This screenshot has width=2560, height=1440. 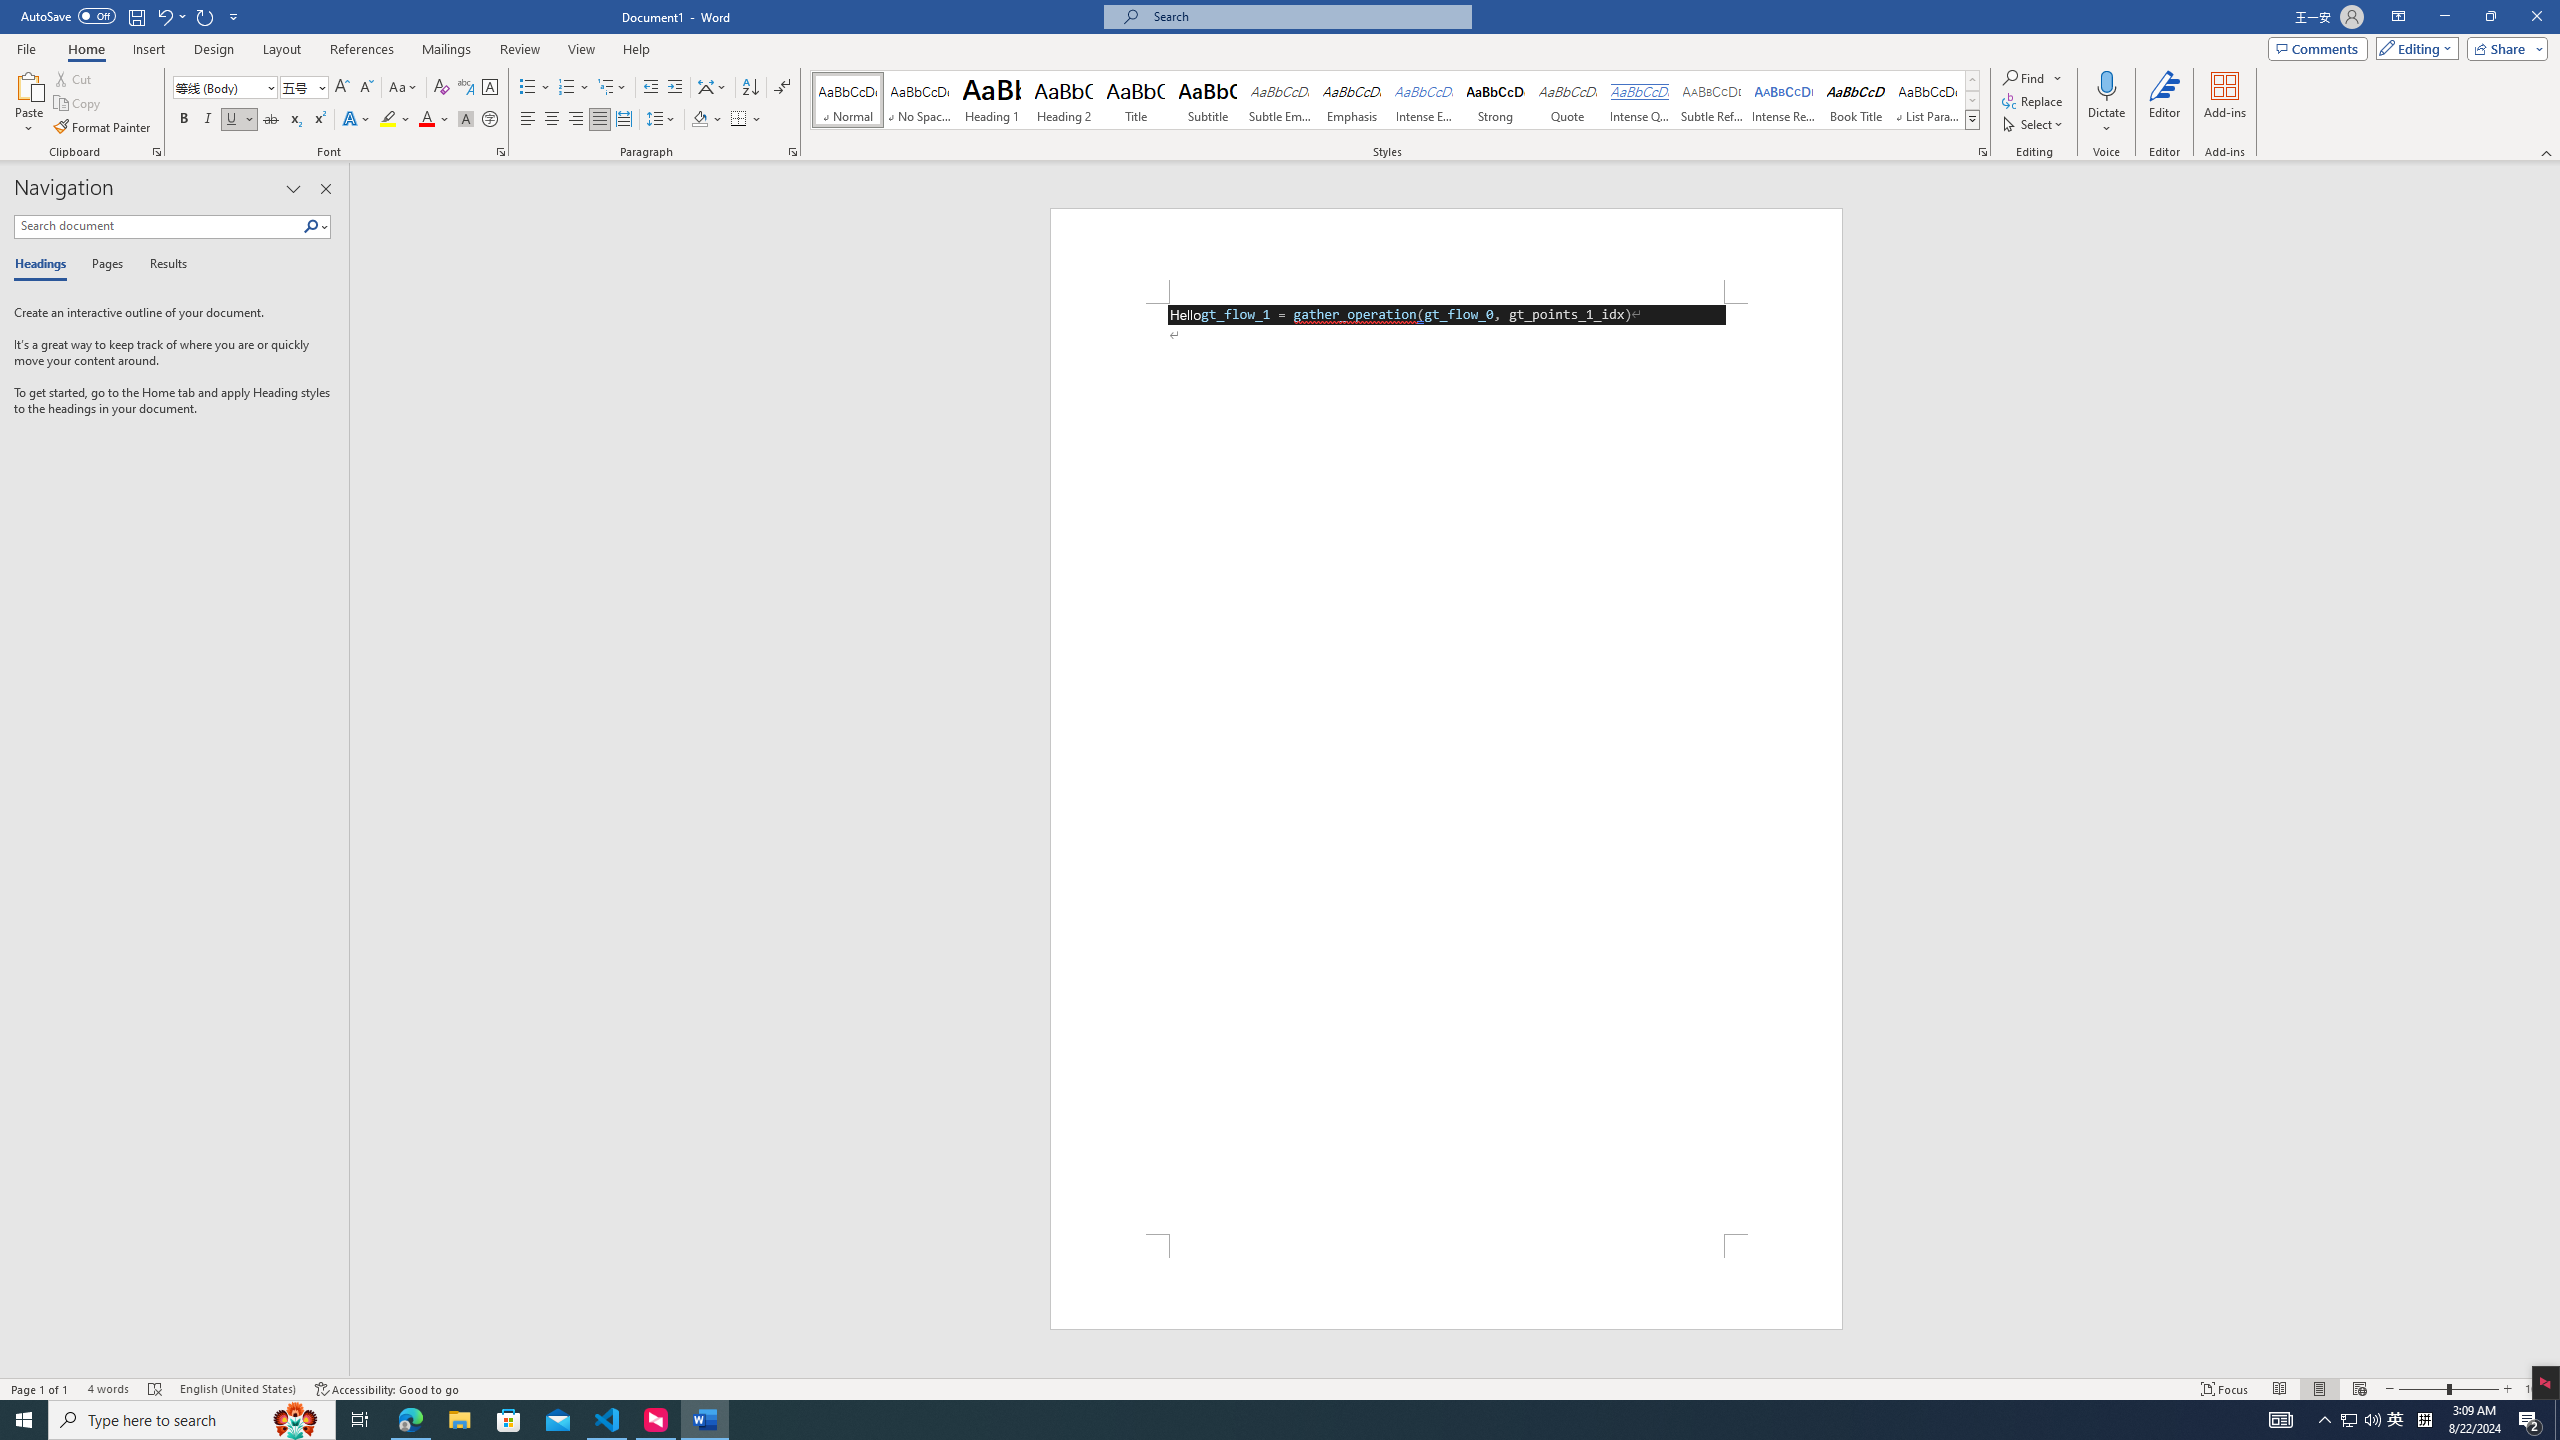 I want to click on 'Subscript', so click(x=294, y=118).